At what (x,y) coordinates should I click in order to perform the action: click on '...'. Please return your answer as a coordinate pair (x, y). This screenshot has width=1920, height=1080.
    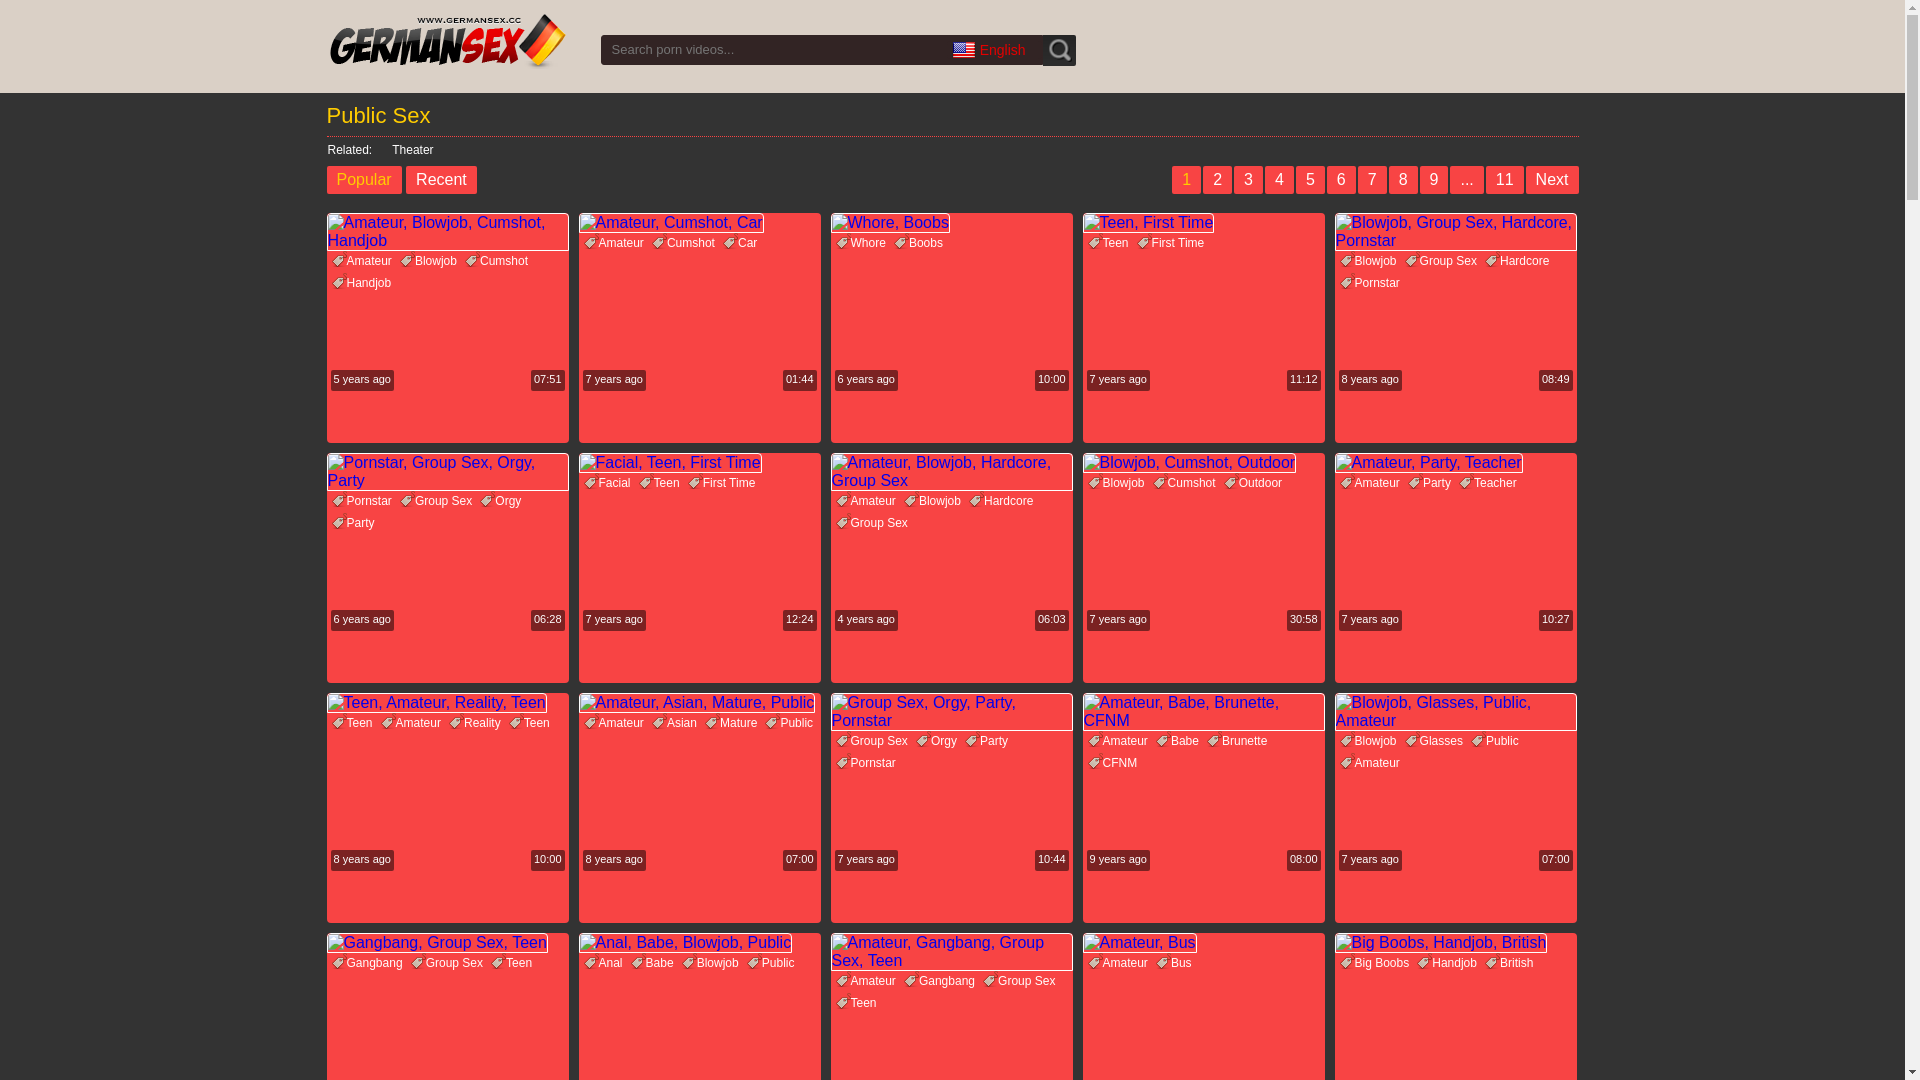
    Looking at the image, I should click on (1466, 180).